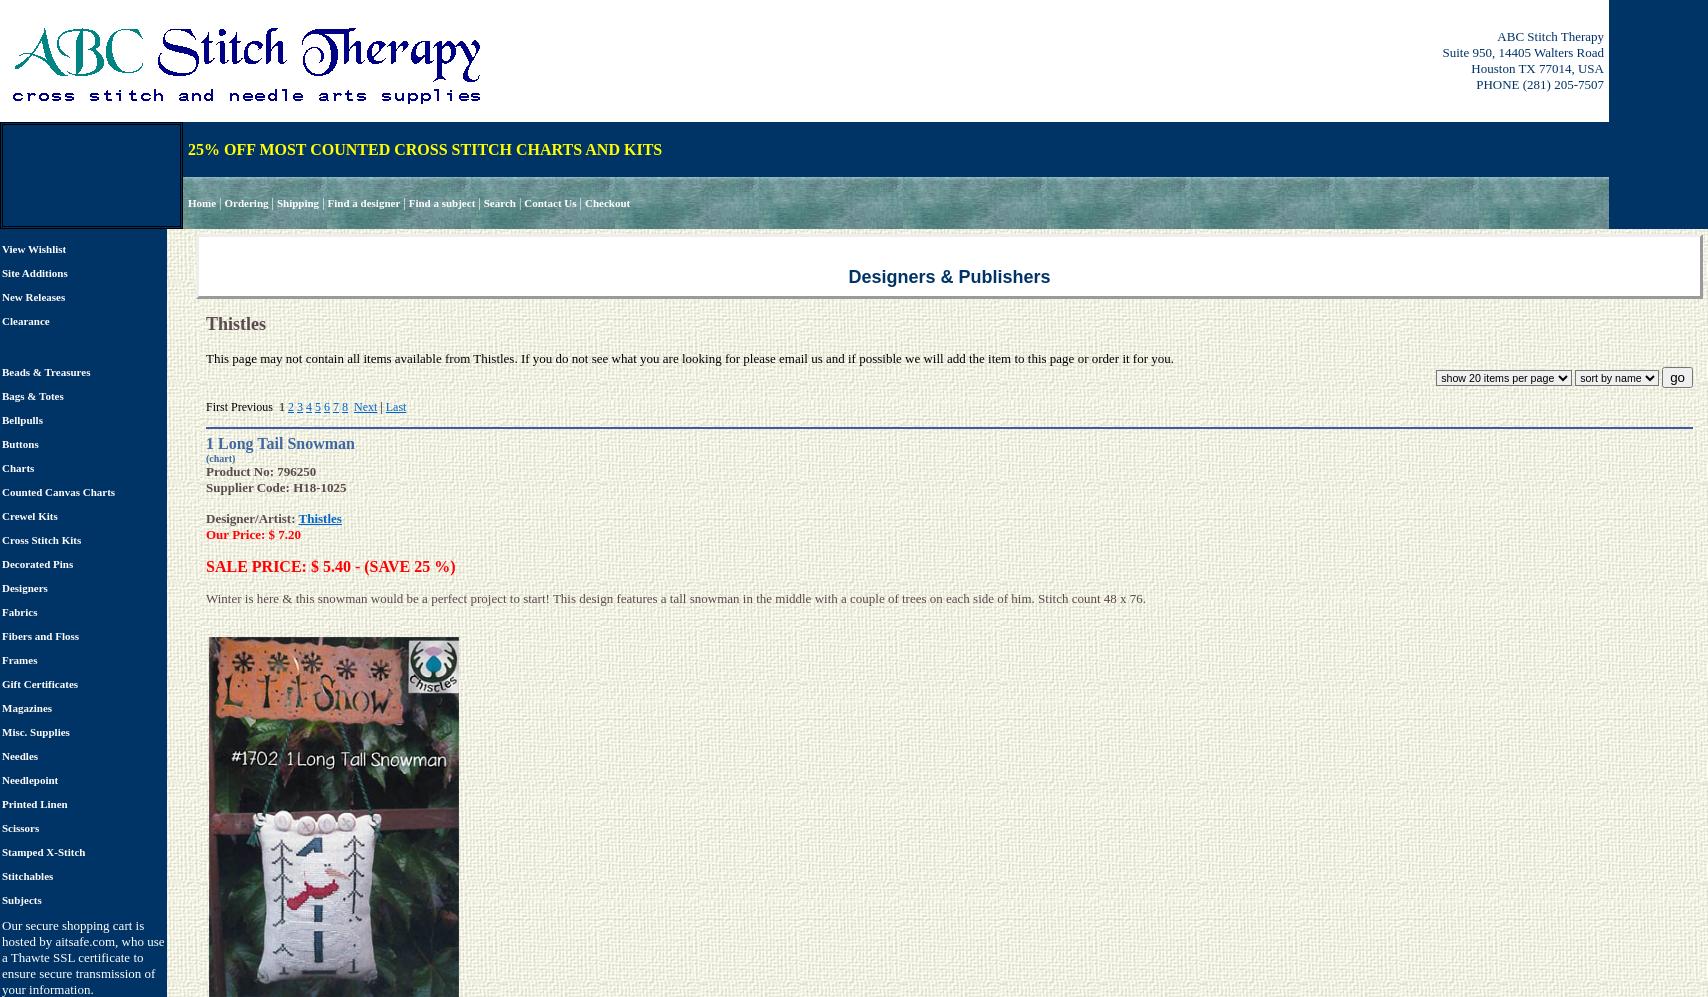 This screenshot has height=997, width=1708. Describe the element at coordinates (441, 201) in the screenshot. I see `'Find a subject'` at that location.